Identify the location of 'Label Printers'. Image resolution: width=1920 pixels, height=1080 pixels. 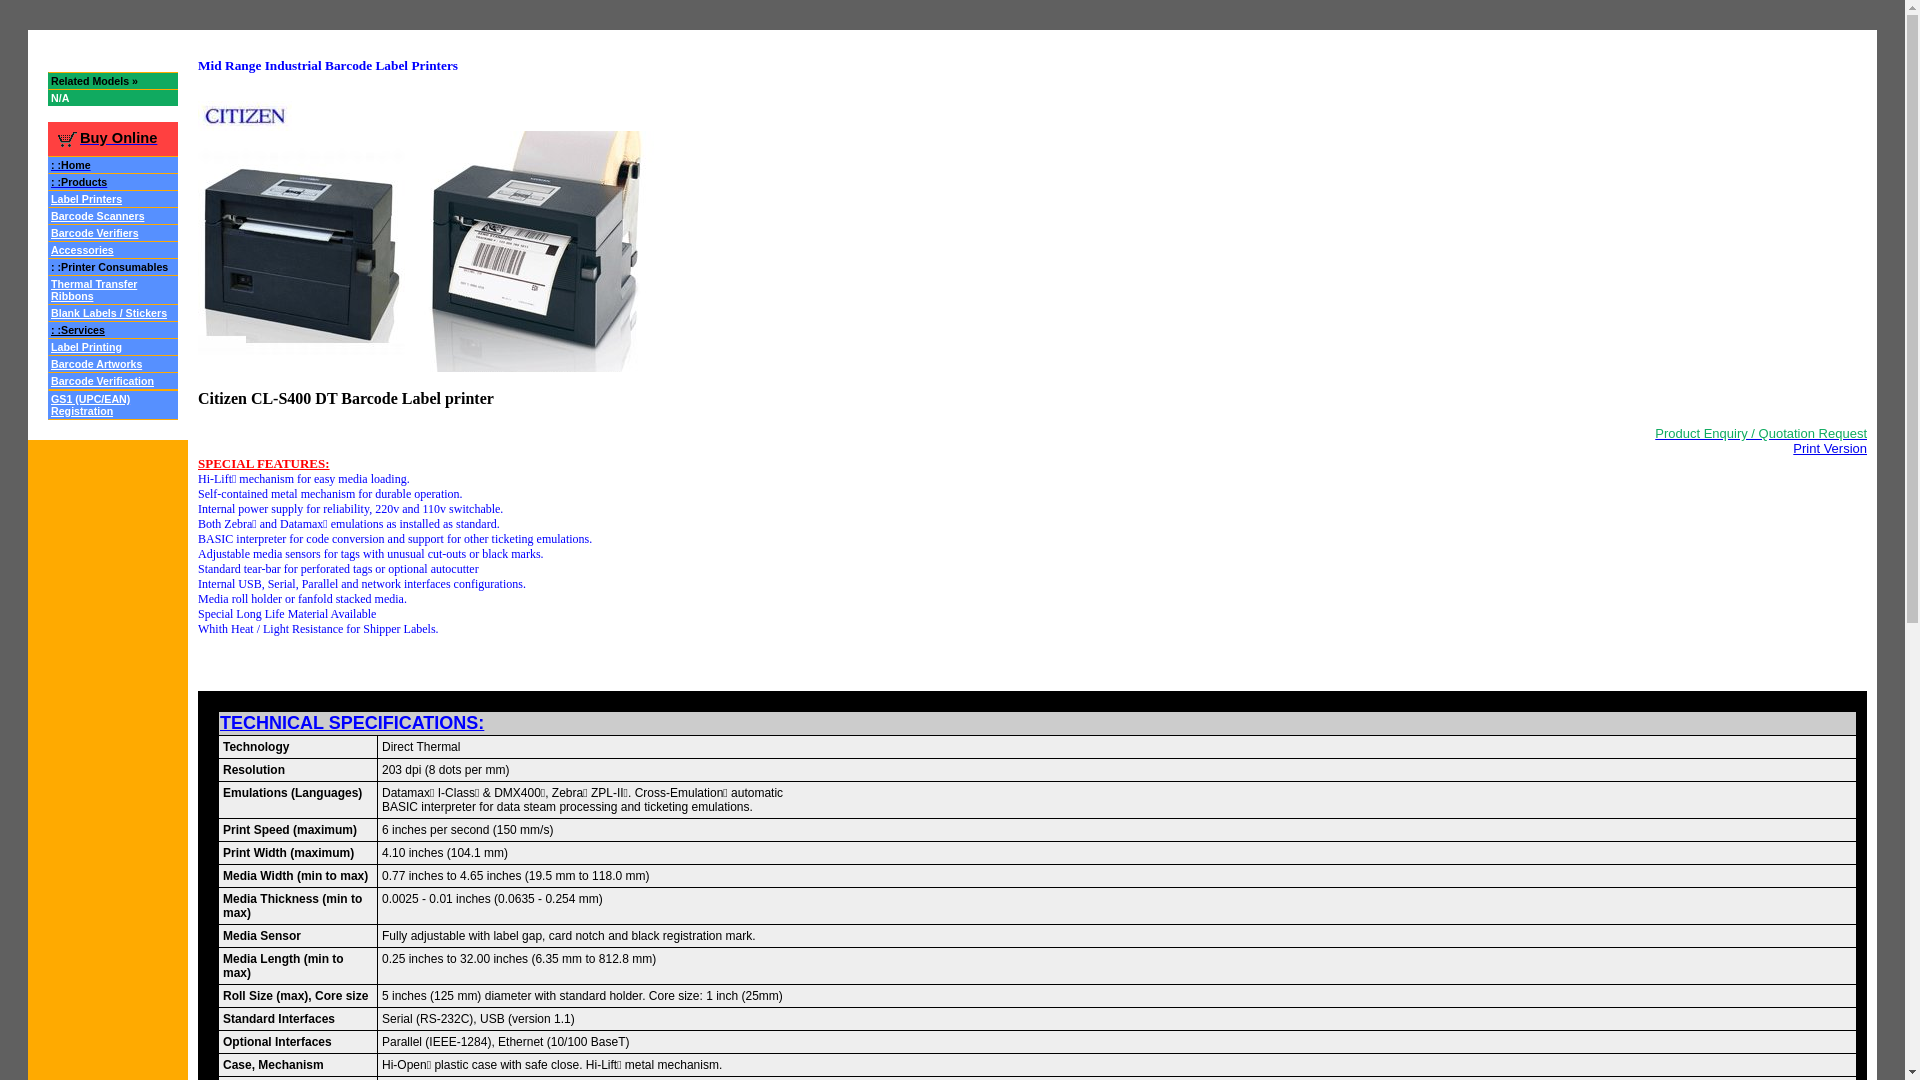
(85, 197).